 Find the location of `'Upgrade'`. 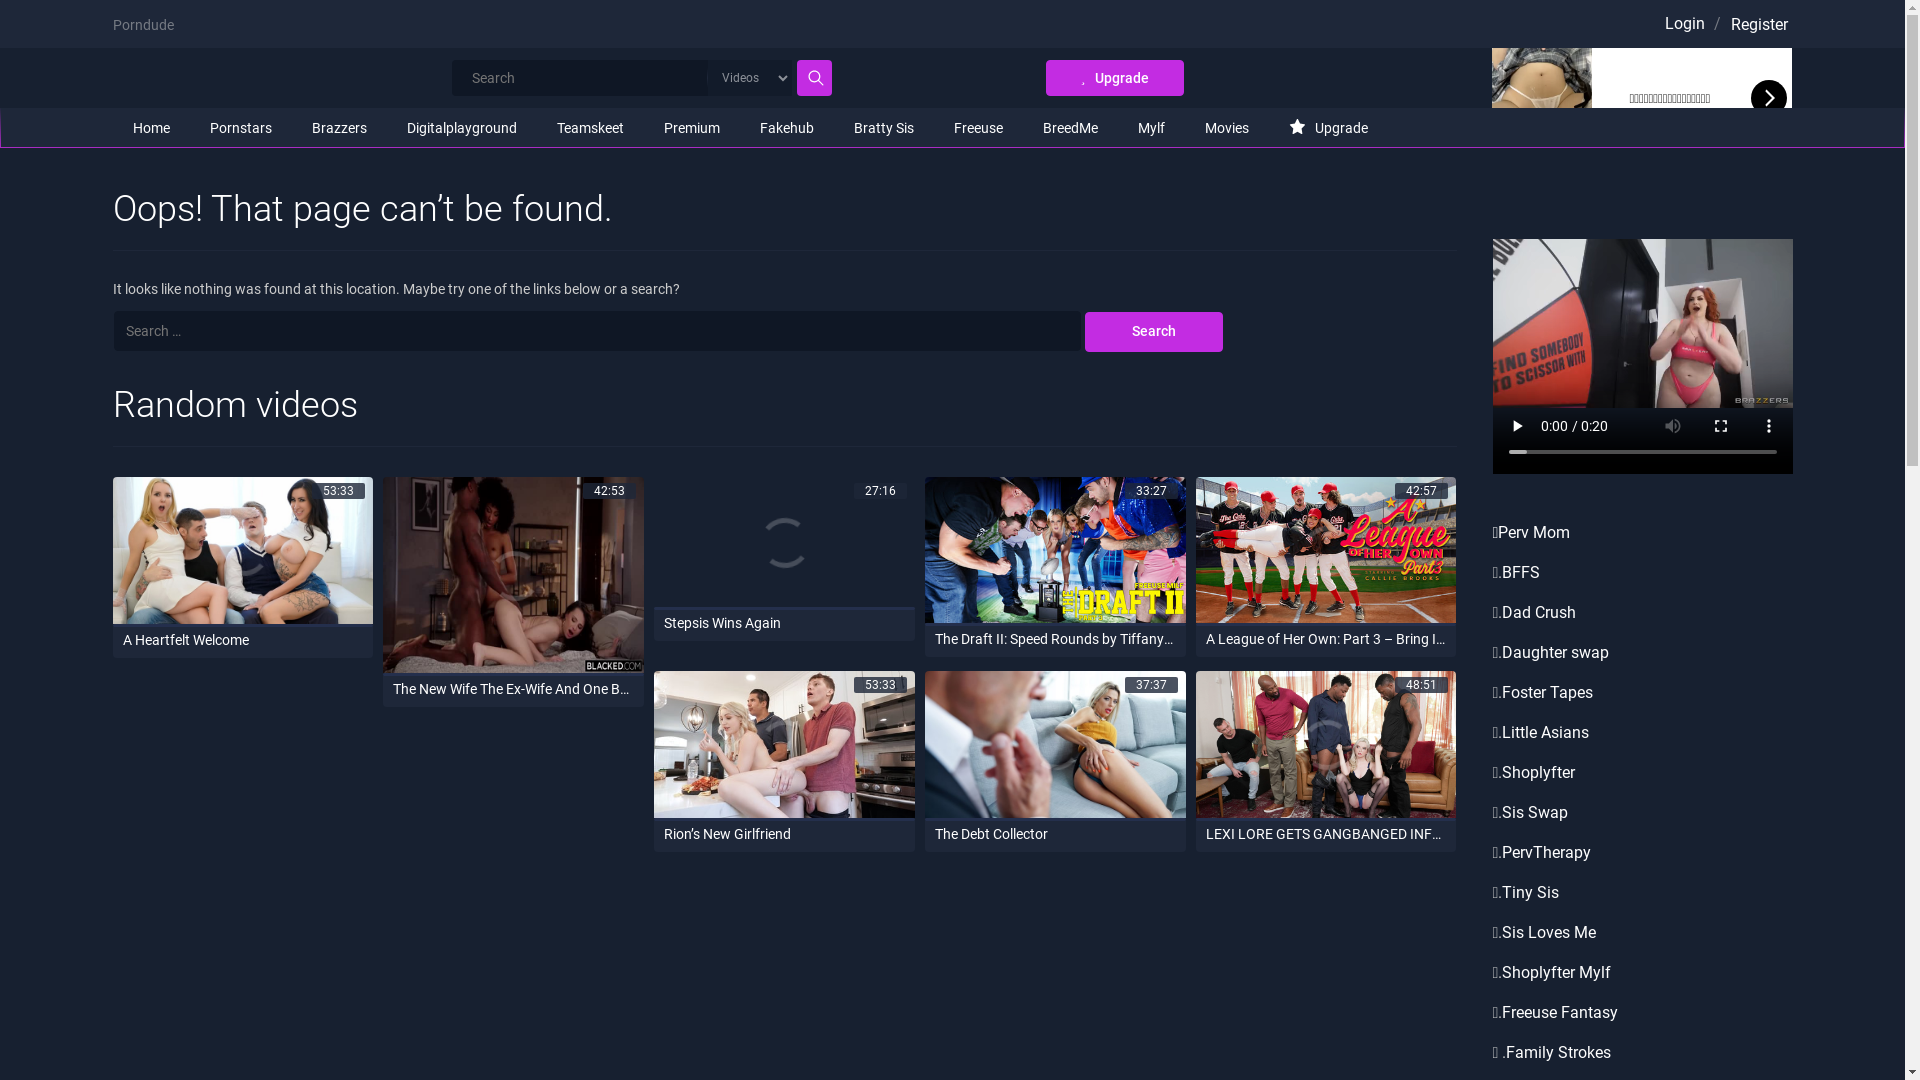

'Upgrade' is located at coordinates (1113, 76).